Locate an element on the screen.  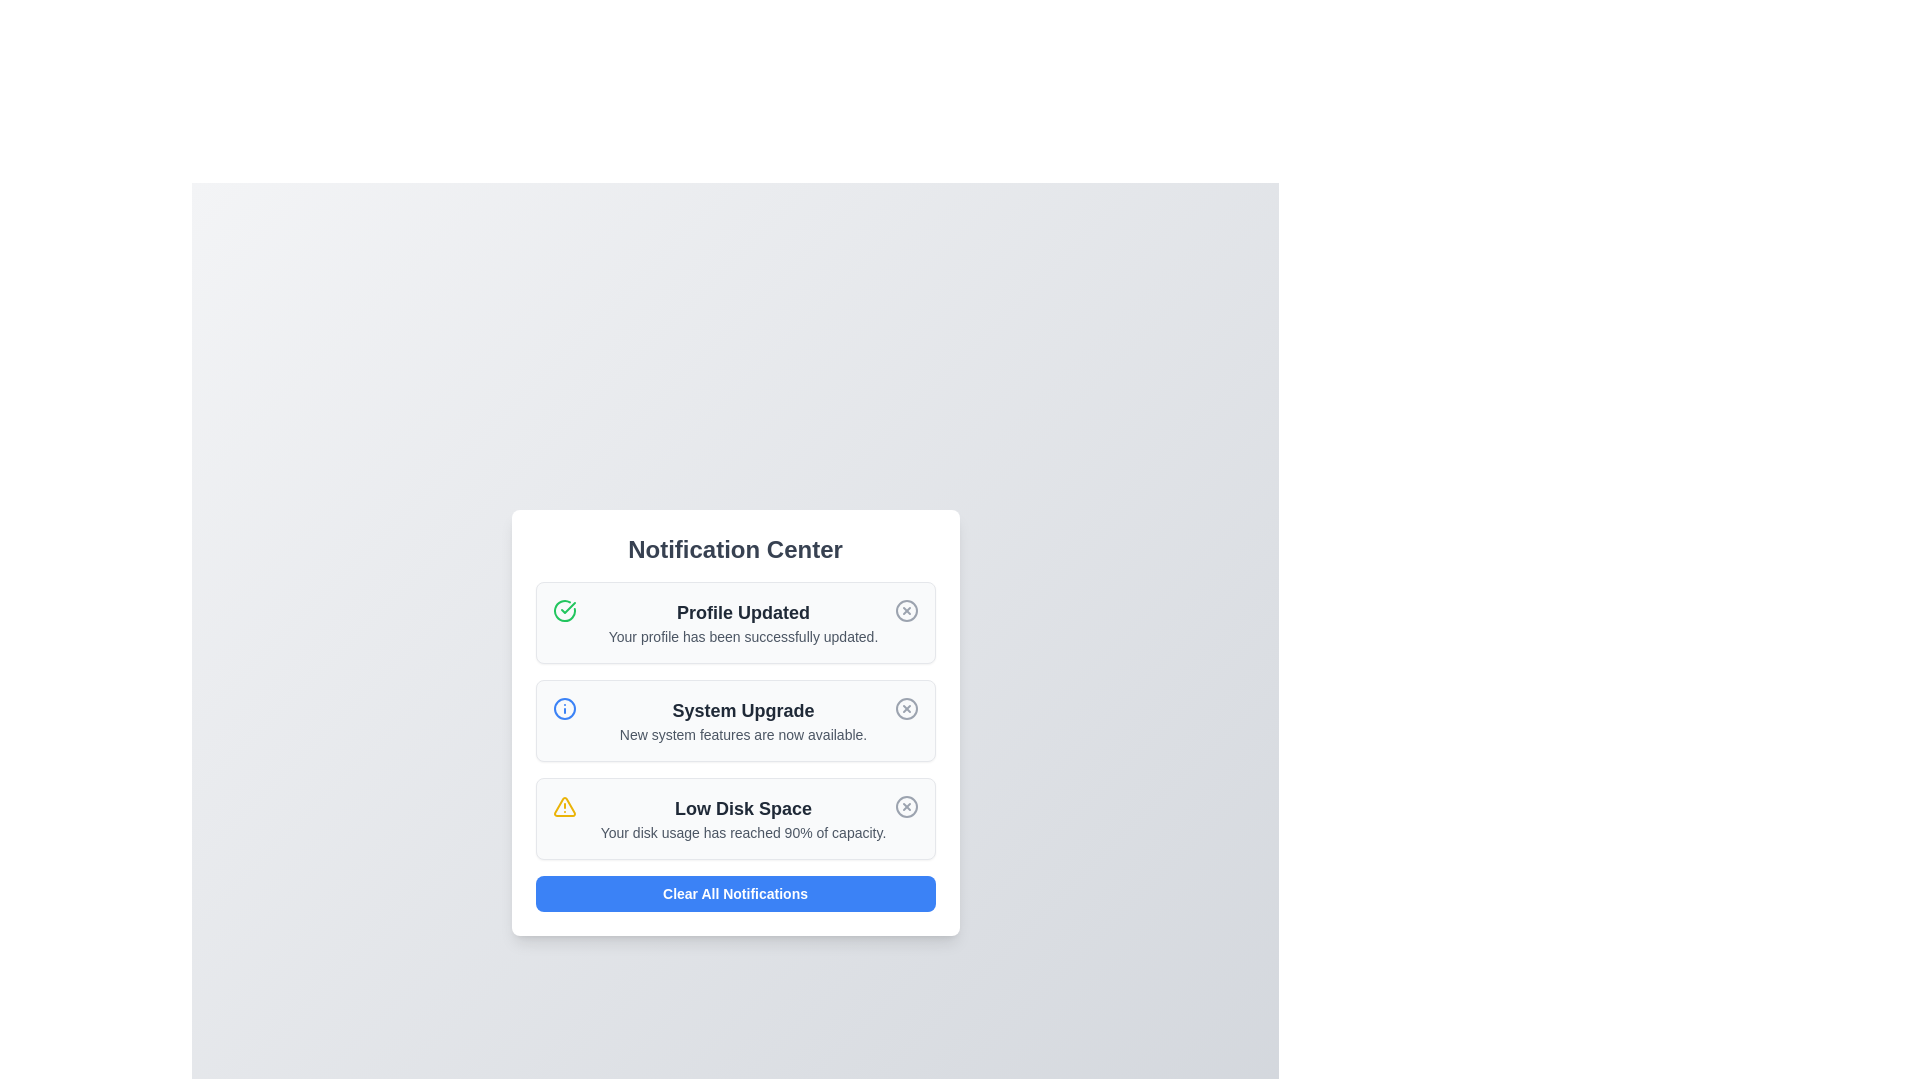
notification block with the bolded heading 'Low Disk Space' and the message 'Your disk usage has reached 90% of capacity.' located as the third notification in the Notification Center modal is located at coordinates (742, 818).